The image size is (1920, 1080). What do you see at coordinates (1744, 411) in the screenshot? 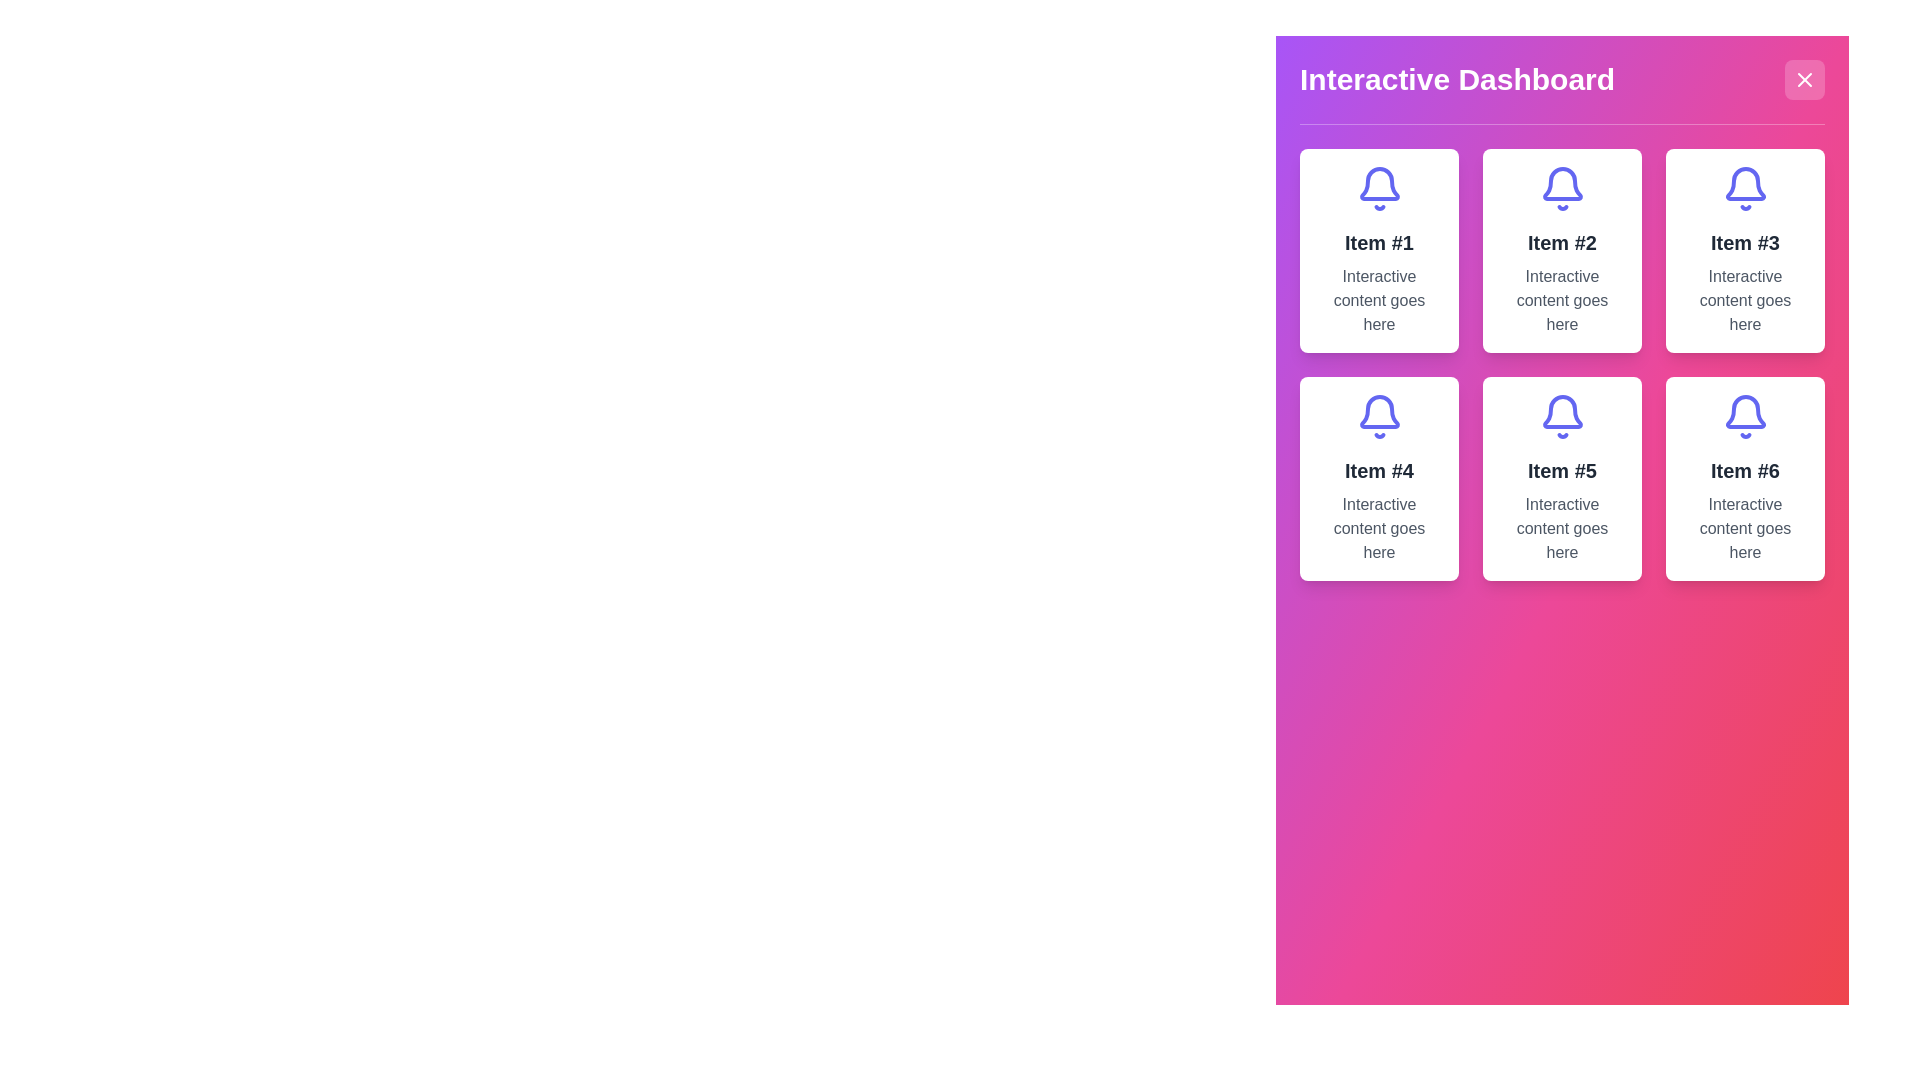
I see `the notification bell icon located at the top-center of the sixth card in a grid layout, which represents alerts or updates` at bounding box center [1744, 411].